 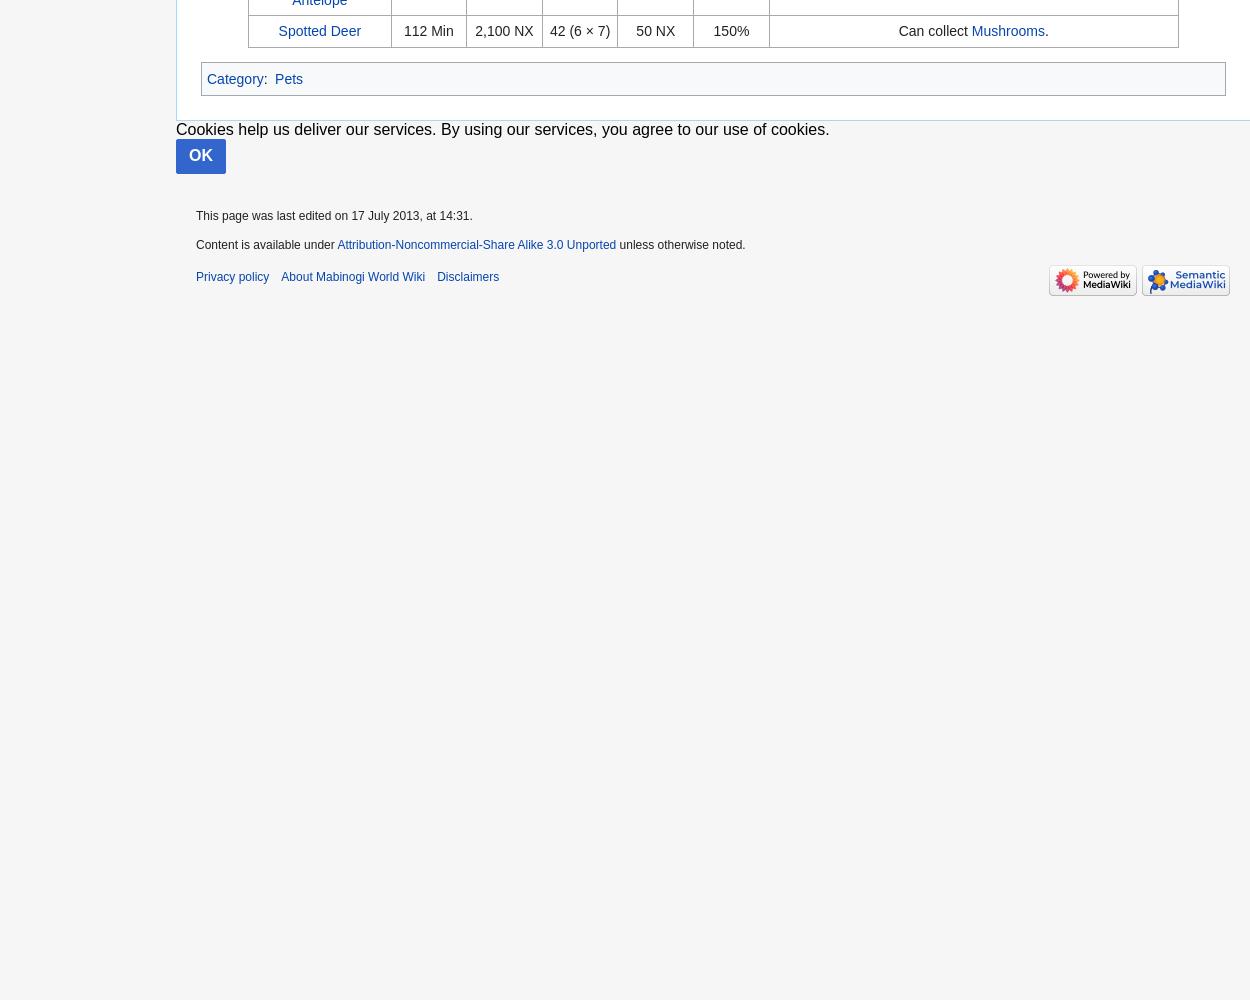 I want to click on 'Cookies help us deliver our services. By using our services, you agree to our use of cookies.', so click(x=502, y=128).